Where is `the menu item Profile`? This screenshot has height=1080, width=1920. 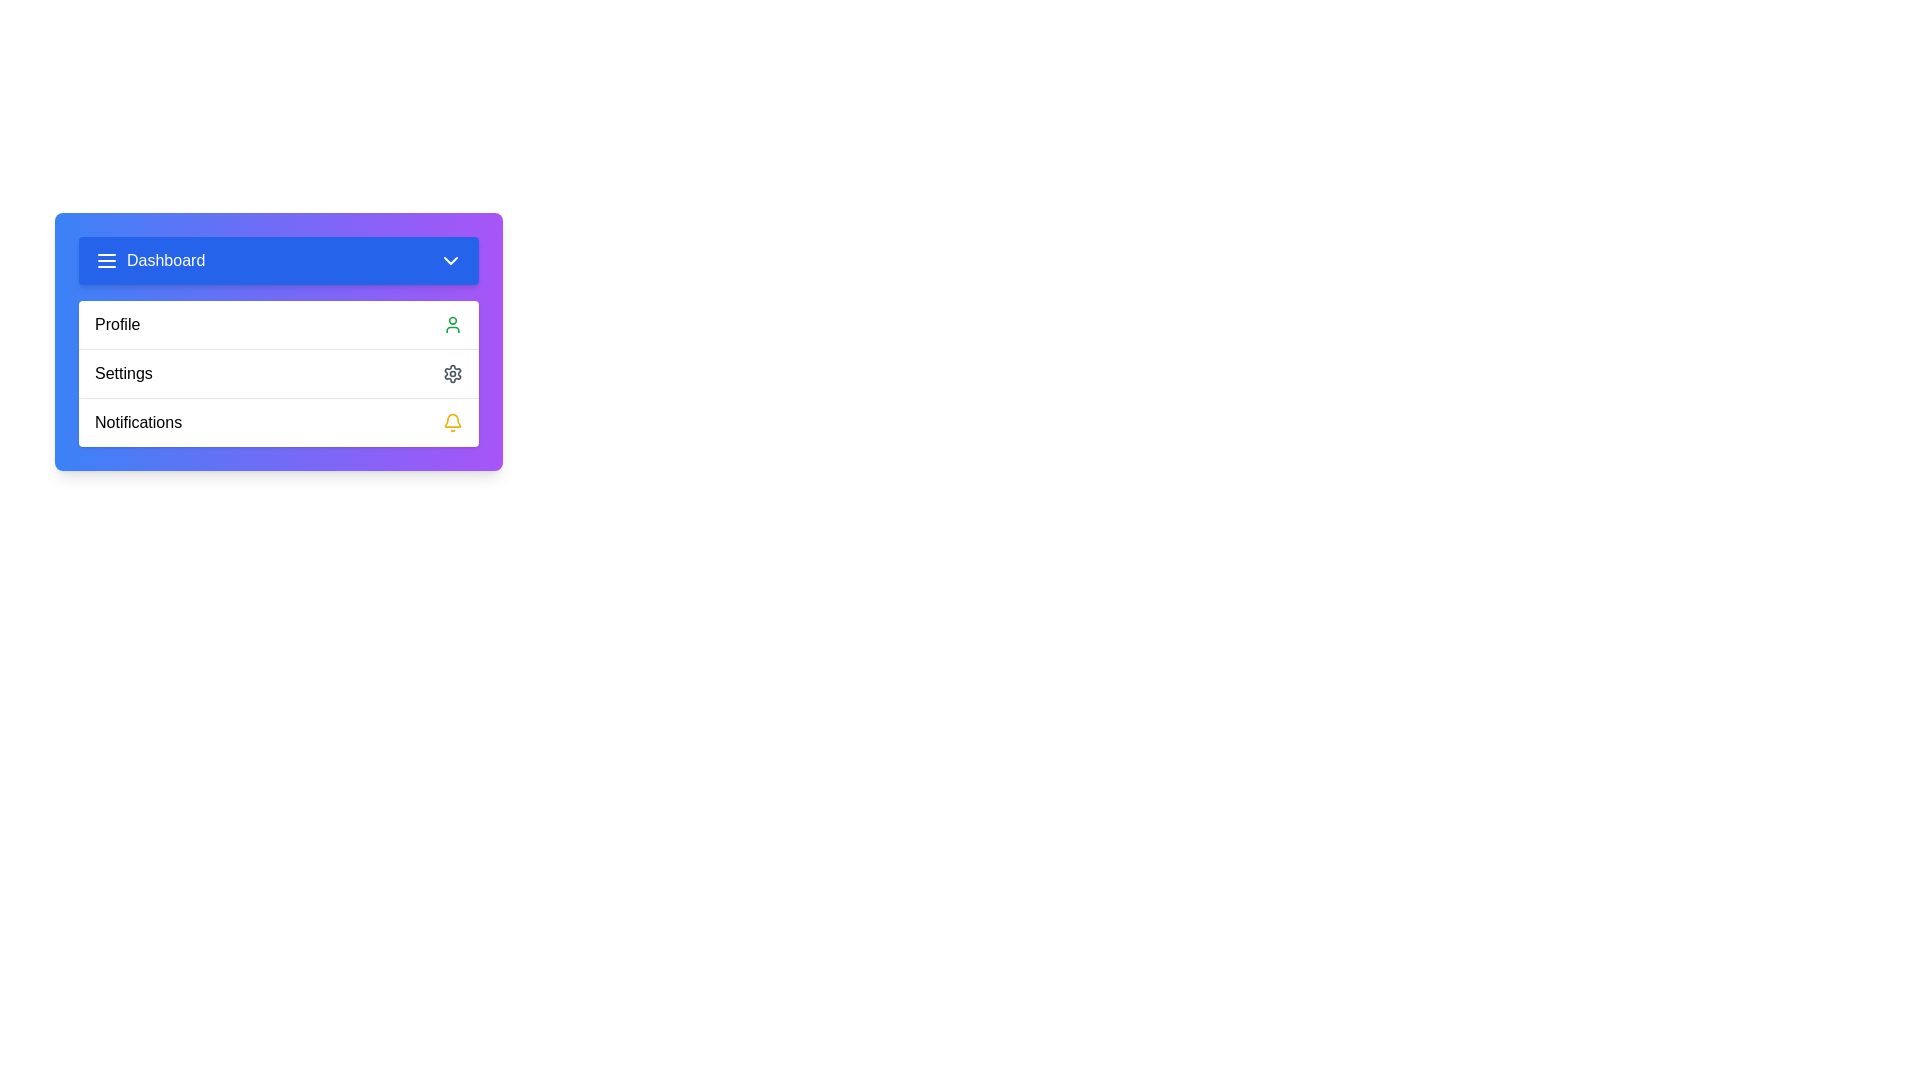
the menu item Profile is located at coordinates (277, 323).